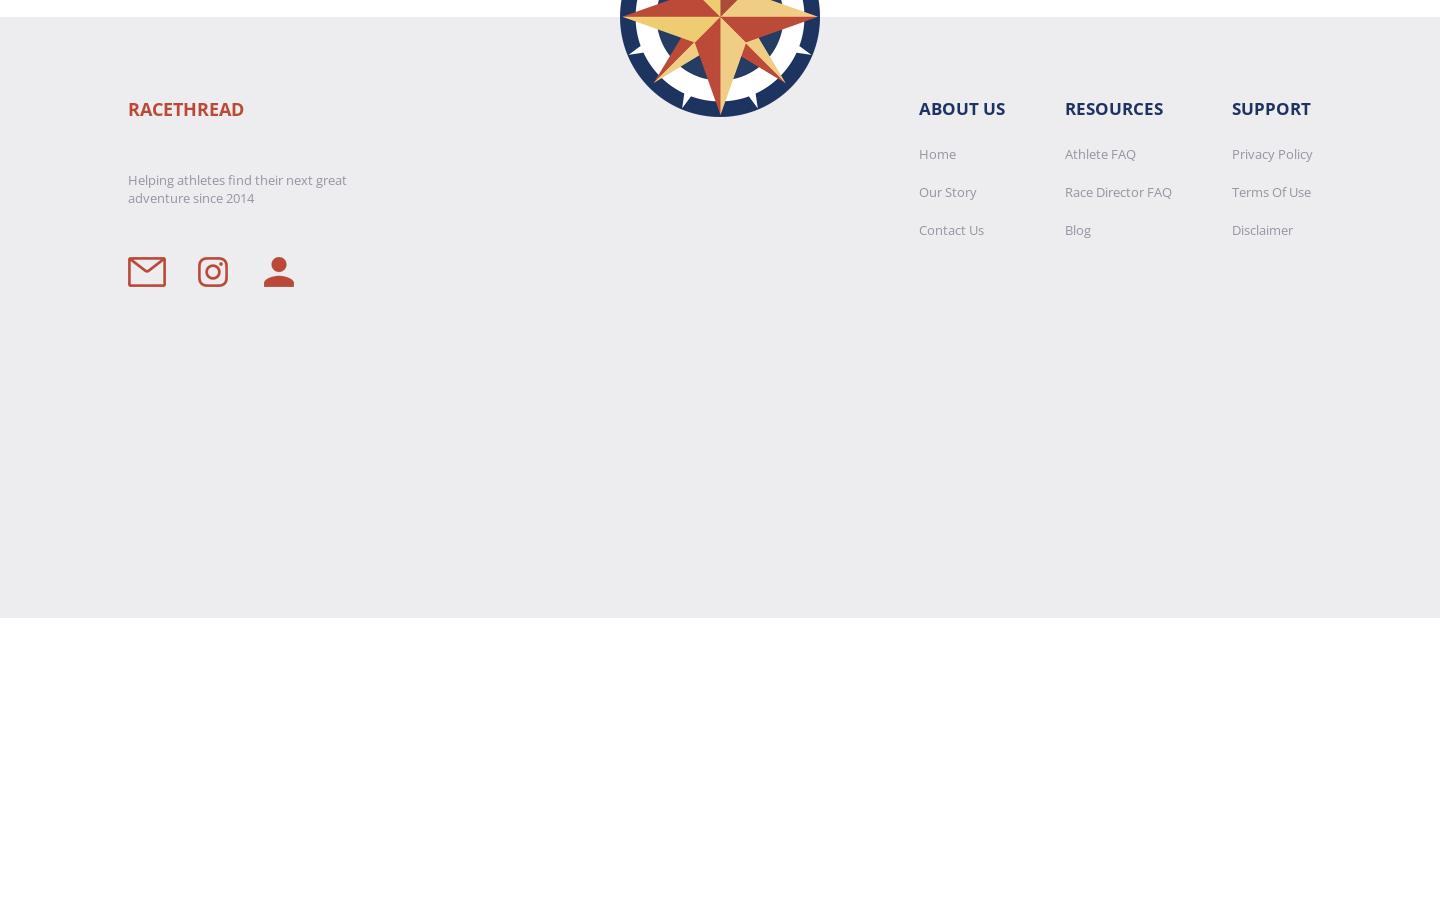  Describe the element at coordinates (1270, 192) in the screenshot. I see `'Terms Of Use'` at that location.